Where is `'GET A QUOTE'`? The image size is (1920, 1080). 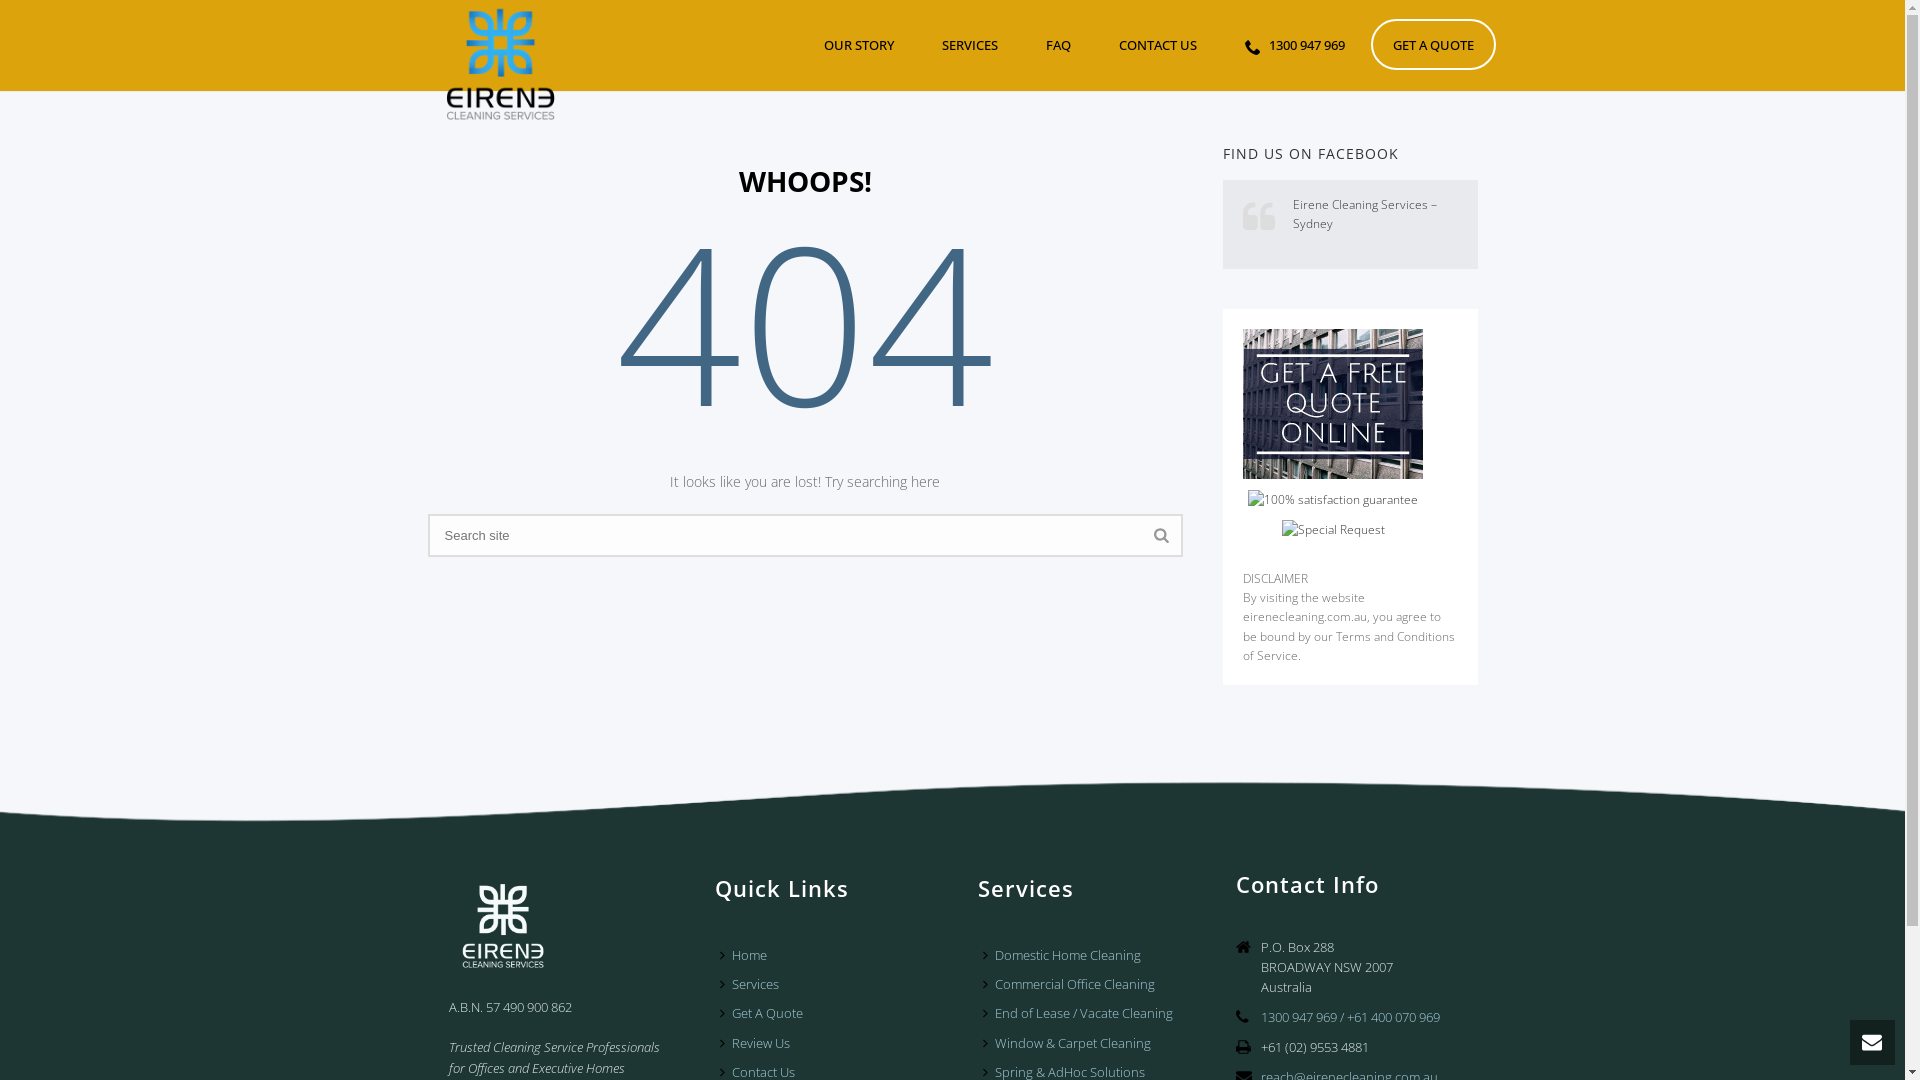
'GET A QUOTE' is located at coordinates (1431, 44).